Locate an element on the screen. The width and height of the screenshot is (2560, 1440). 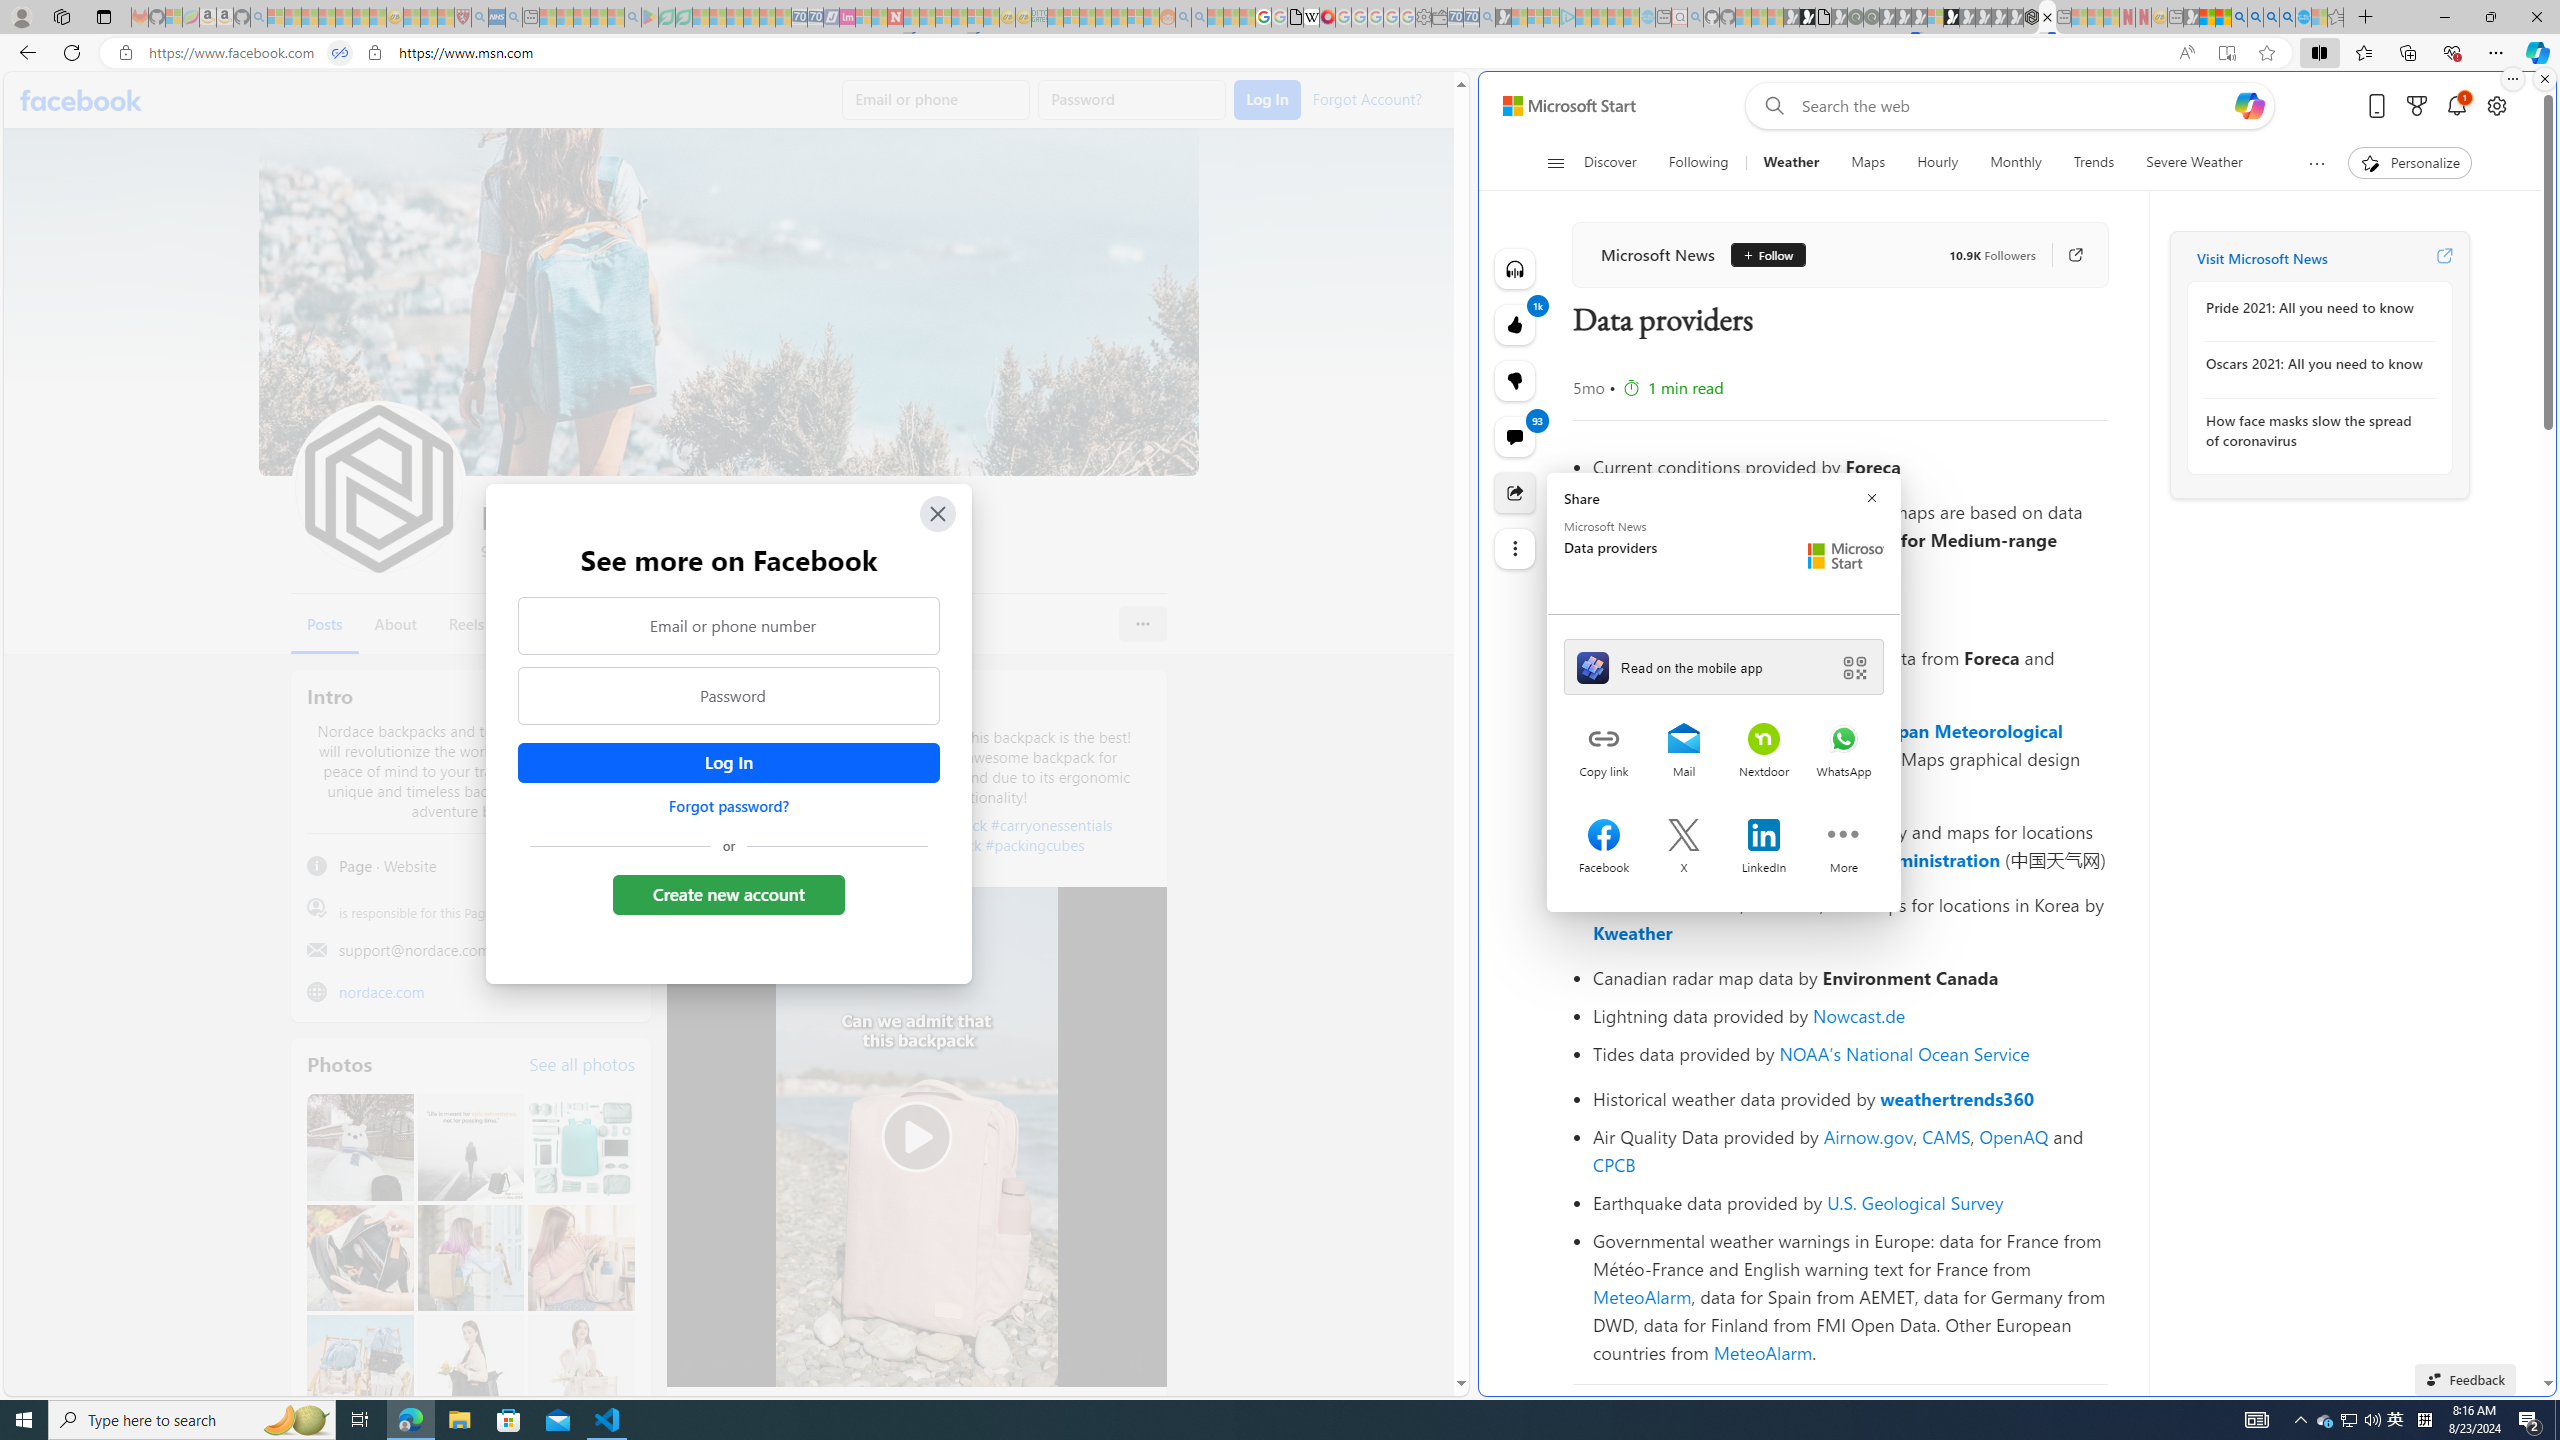
'MSN - Sleeping' is located at coordinates (2190, 16).